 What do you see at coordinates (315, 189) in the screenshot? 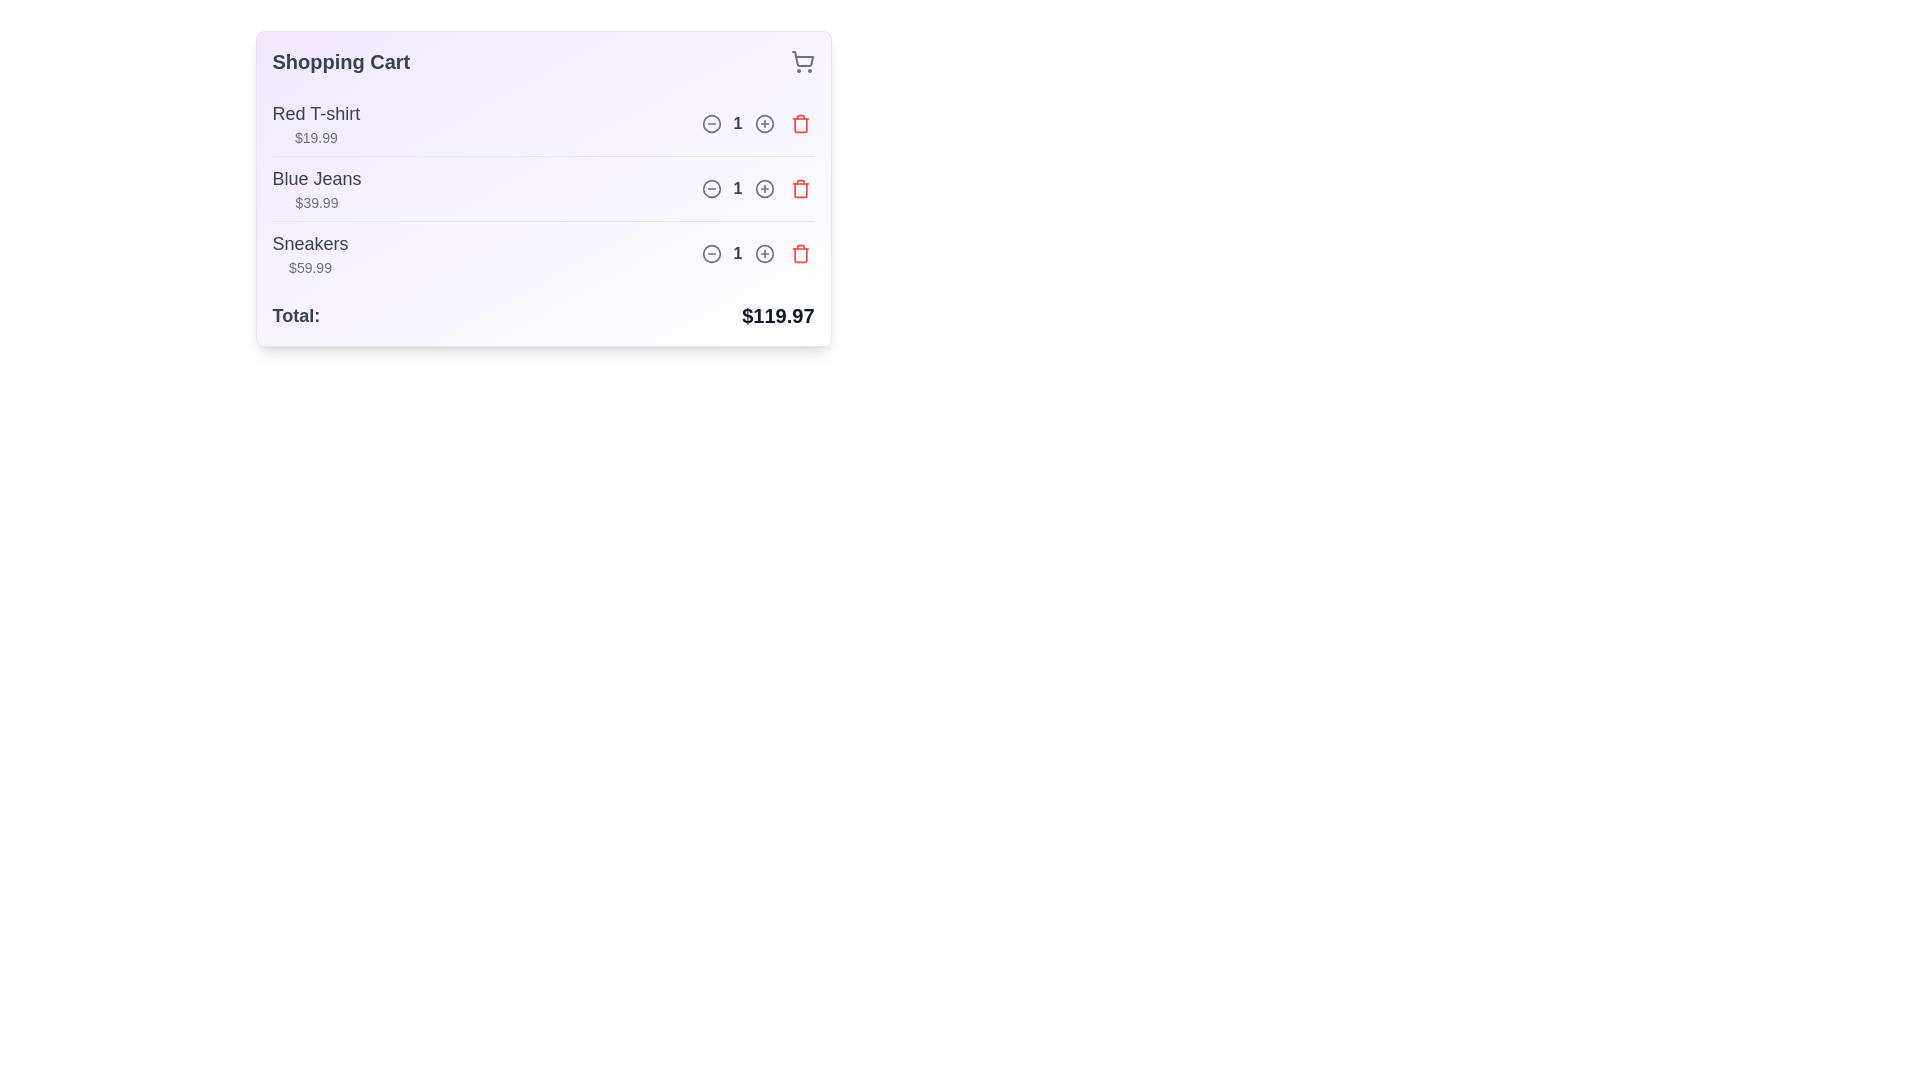
I see `the text display element showing 'Blue Jeans' priced at '$39.99', which is the second item in the shopping cart list` at bounding box center [315, 189].